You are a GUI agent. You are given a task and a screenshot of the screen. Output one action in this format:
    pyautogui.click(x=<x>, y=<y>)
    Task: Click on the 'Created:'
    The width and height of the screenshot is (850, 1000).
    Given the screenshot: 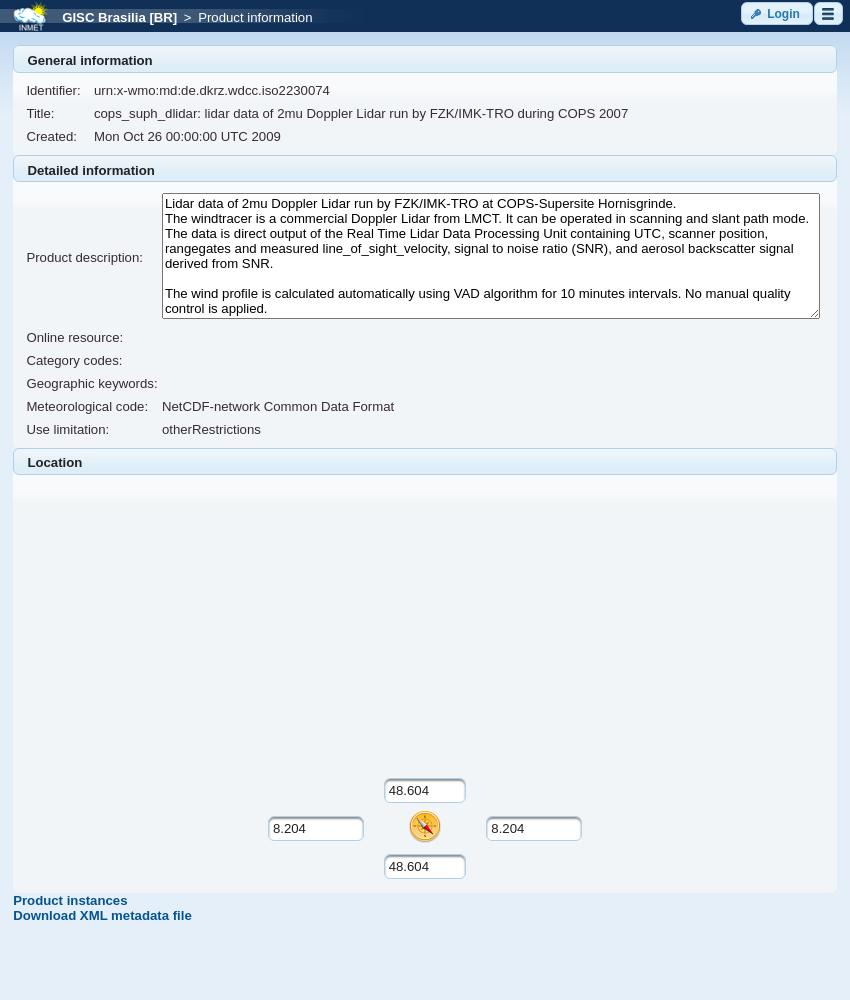 What is the action you would take?
    pyautogui.click(x=51, y=136)
    